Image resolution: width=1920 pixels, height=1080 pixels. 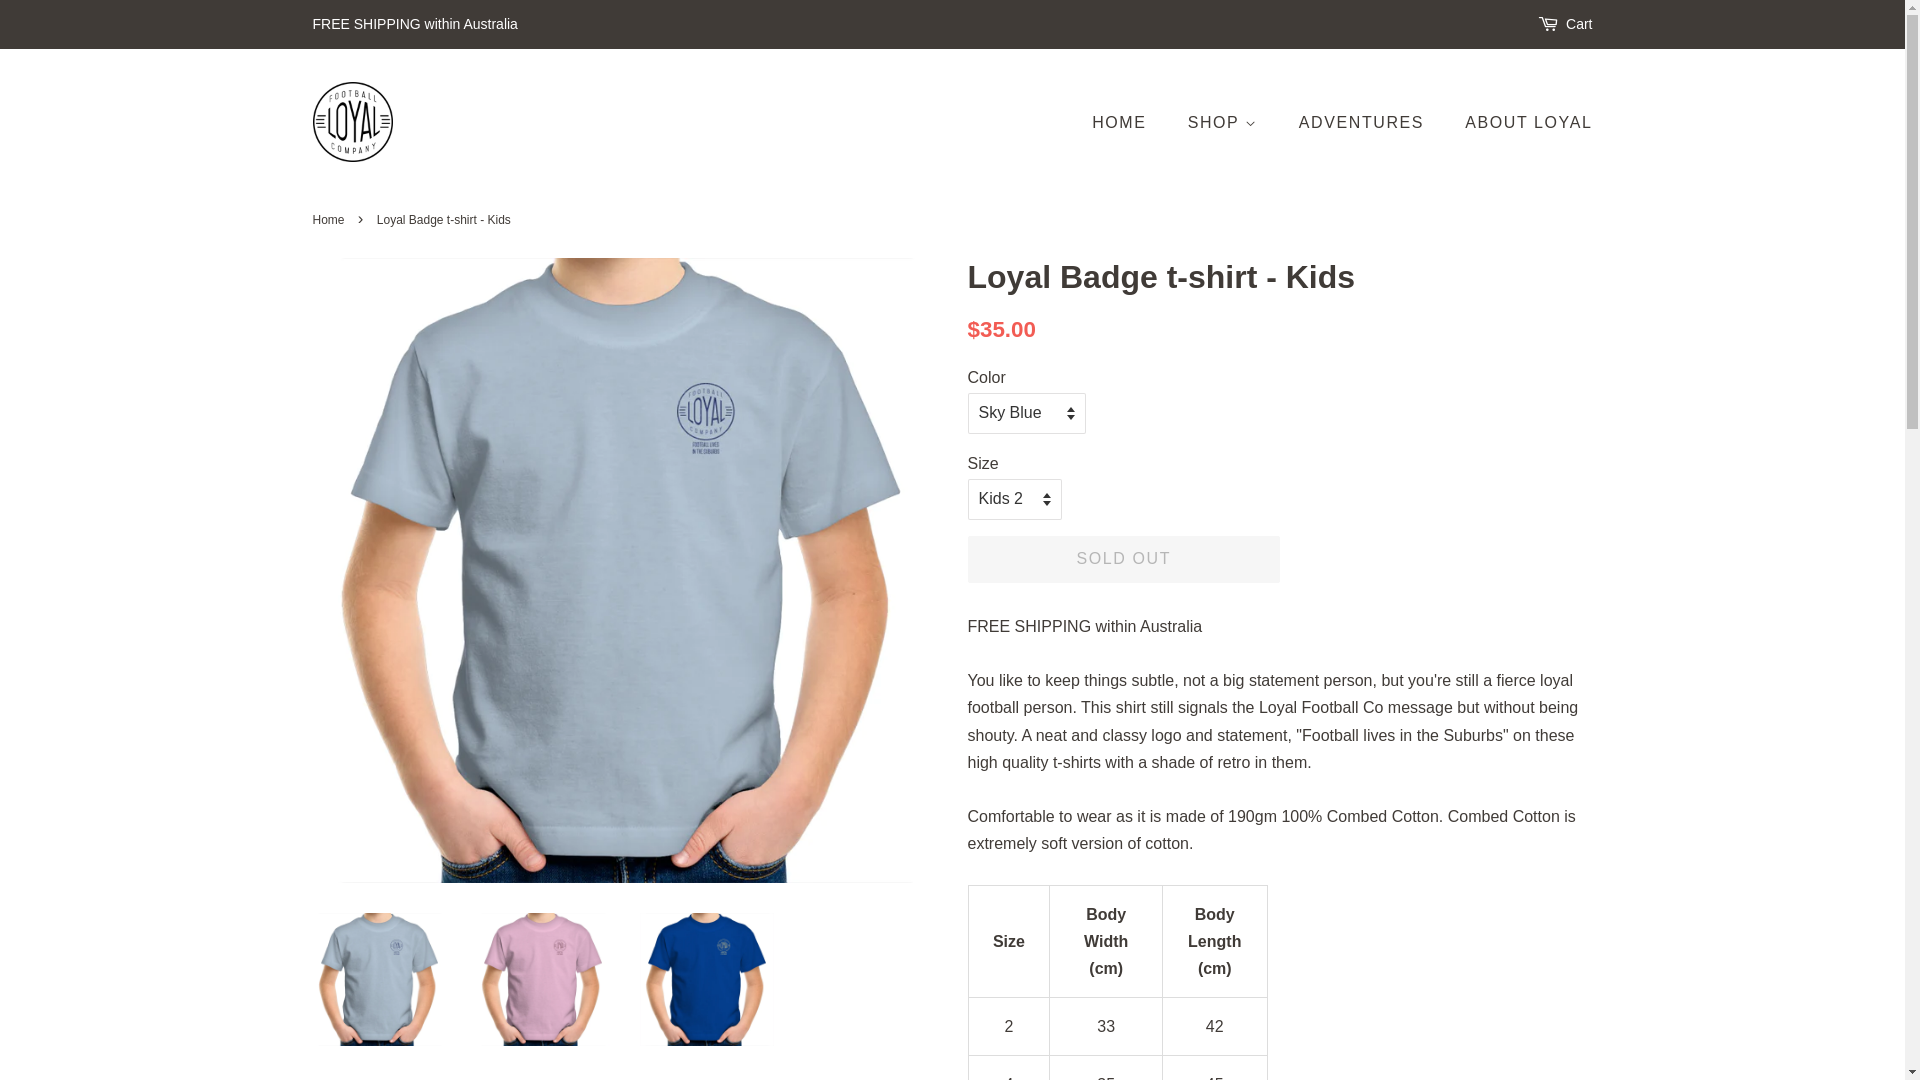 What do you see at coordinates (1224, 122) in the screenshot?
I see `'SHOP'` at bounding box center [1224, 122].